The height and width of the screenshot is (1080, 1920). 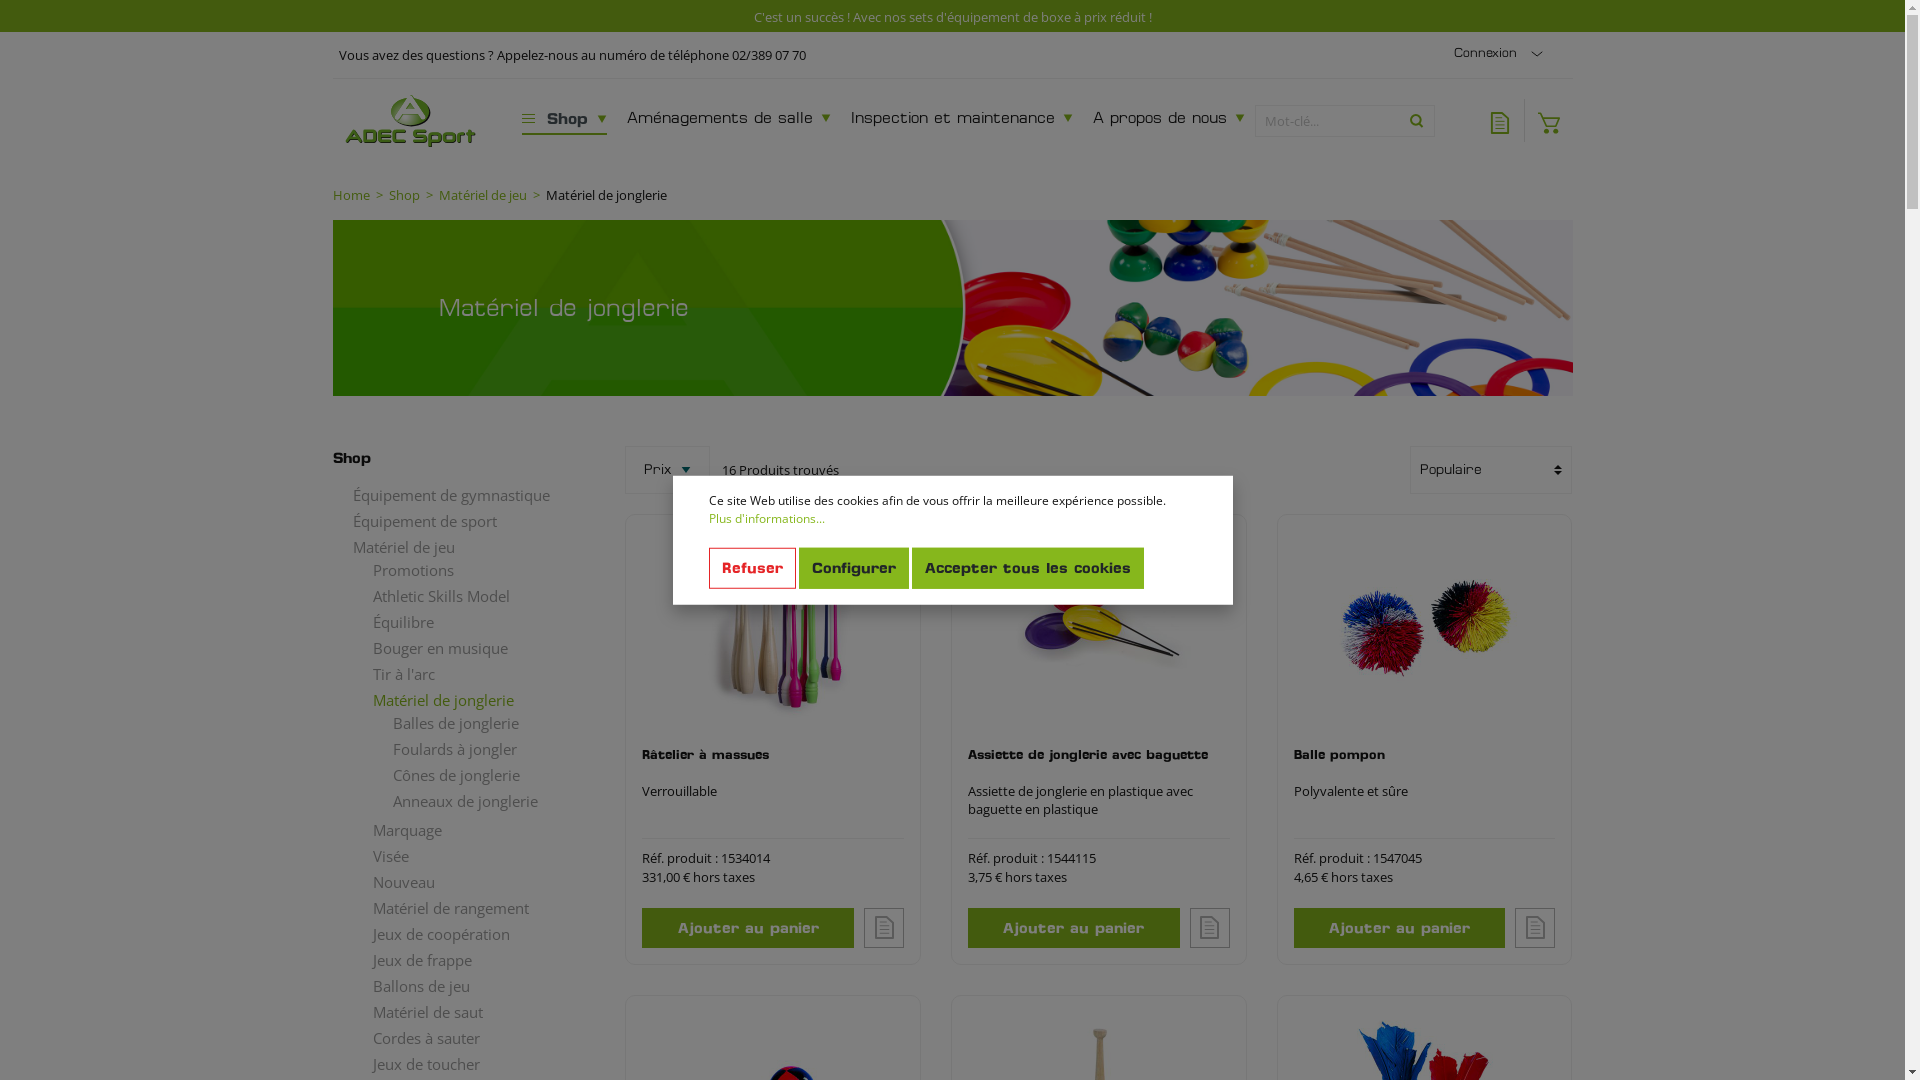 What do you see at coordinates (765, 518) in the screenshot?
I see `'Plus d'informations...'` at bounding box center [765, 518].